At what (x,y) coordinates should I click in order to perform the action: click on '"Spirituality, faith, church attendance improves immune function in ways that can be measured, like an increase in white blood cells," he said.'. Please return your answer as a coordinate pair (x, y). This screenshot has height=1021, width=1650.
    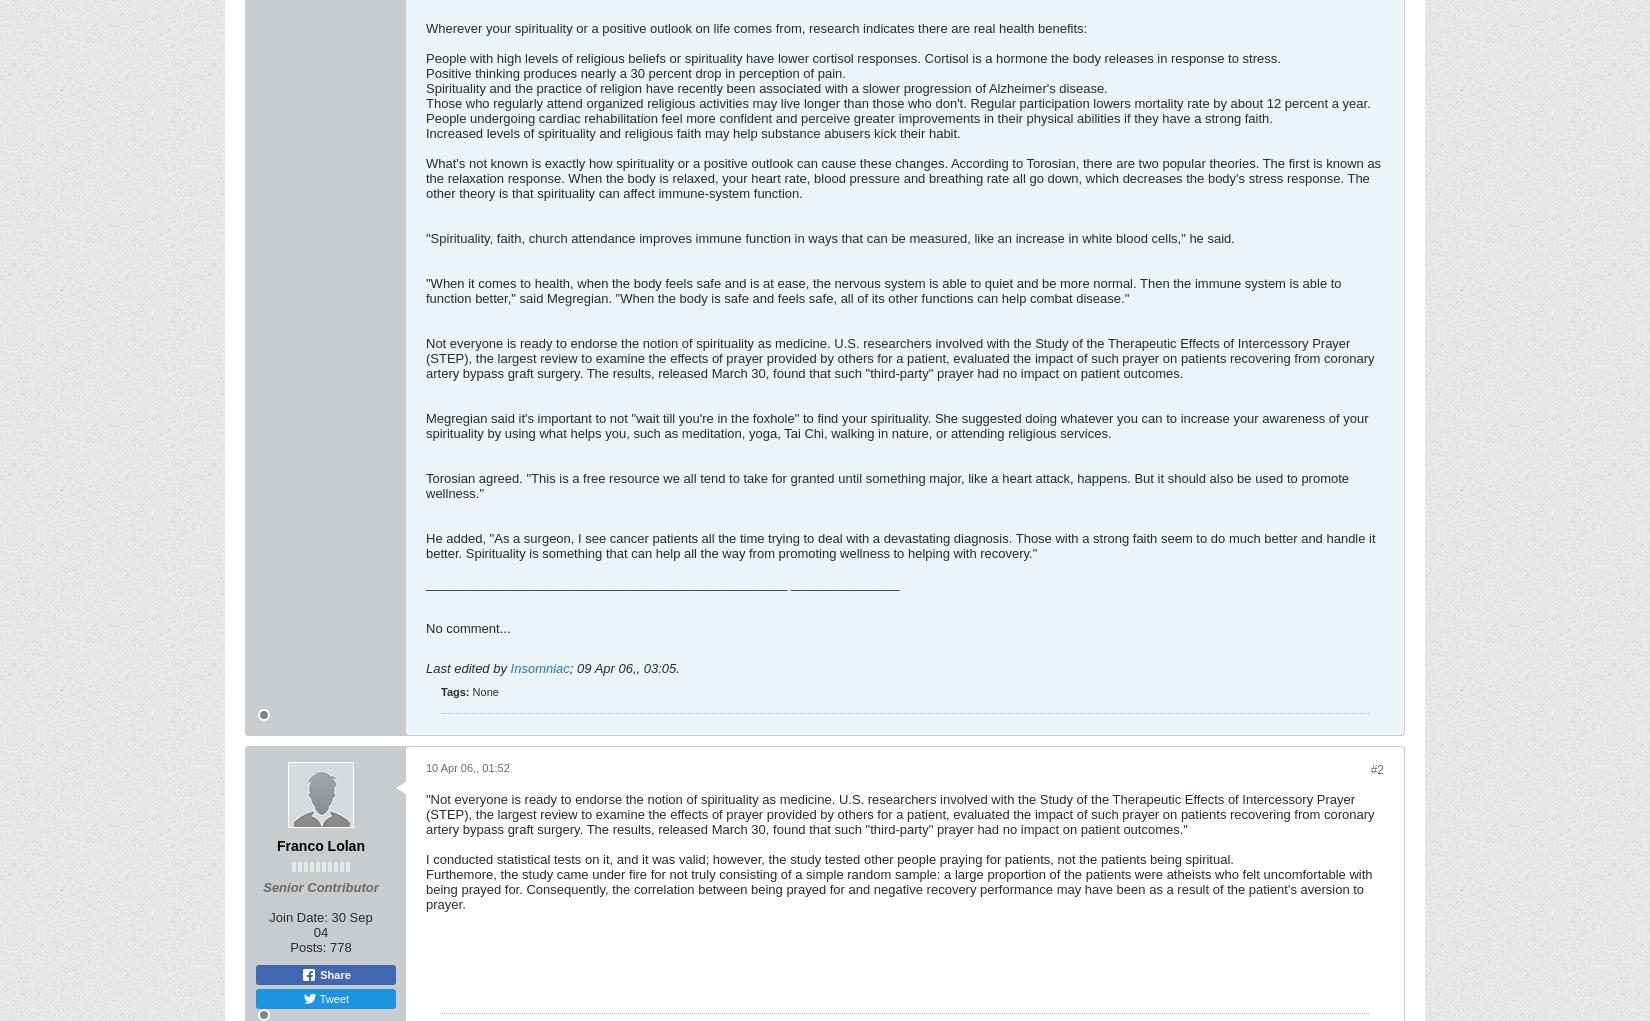
    Looking at the image, I should click on (829, 236).